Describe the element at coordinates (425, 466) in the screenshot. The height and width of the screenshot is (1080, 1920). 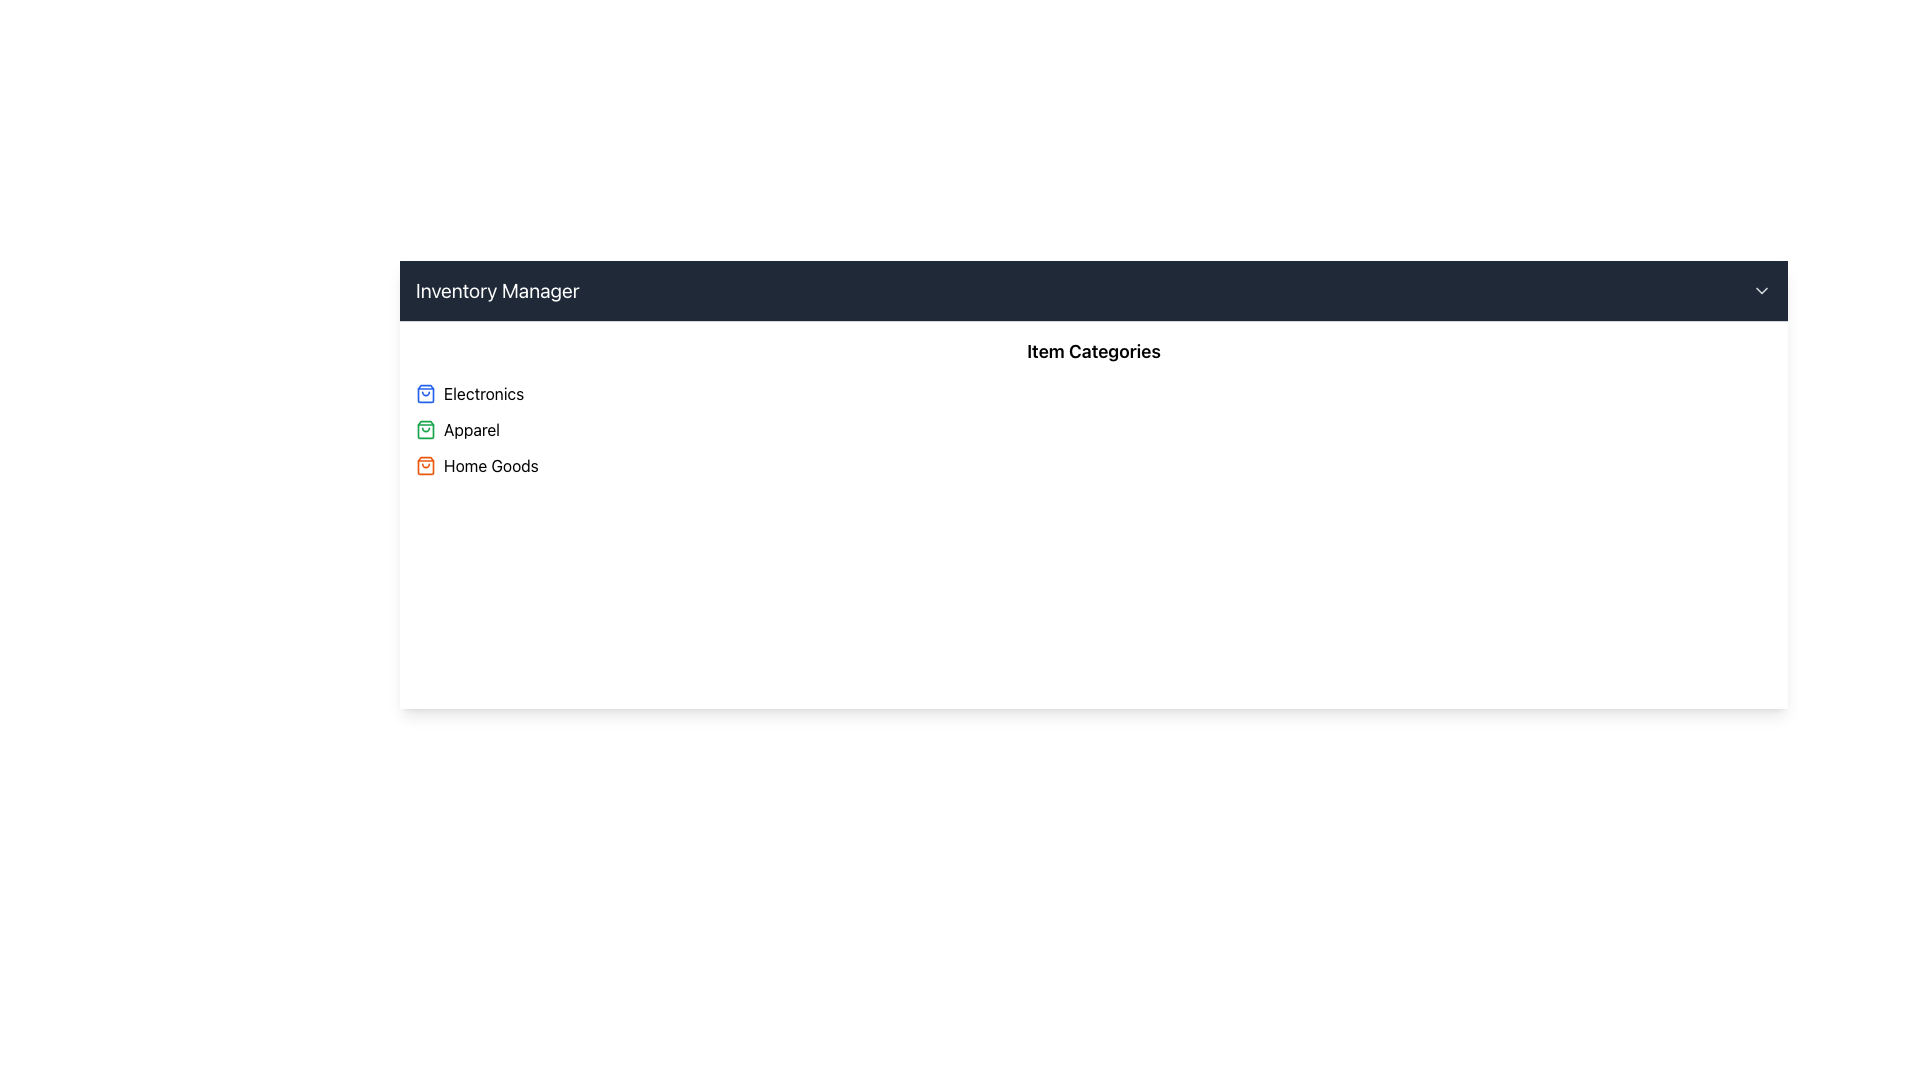
I see `the orange shopping bag icon located to the left of the 'Home Goods' text, which is part of the third item in the vertical list under 'Item Categories'` at that location.